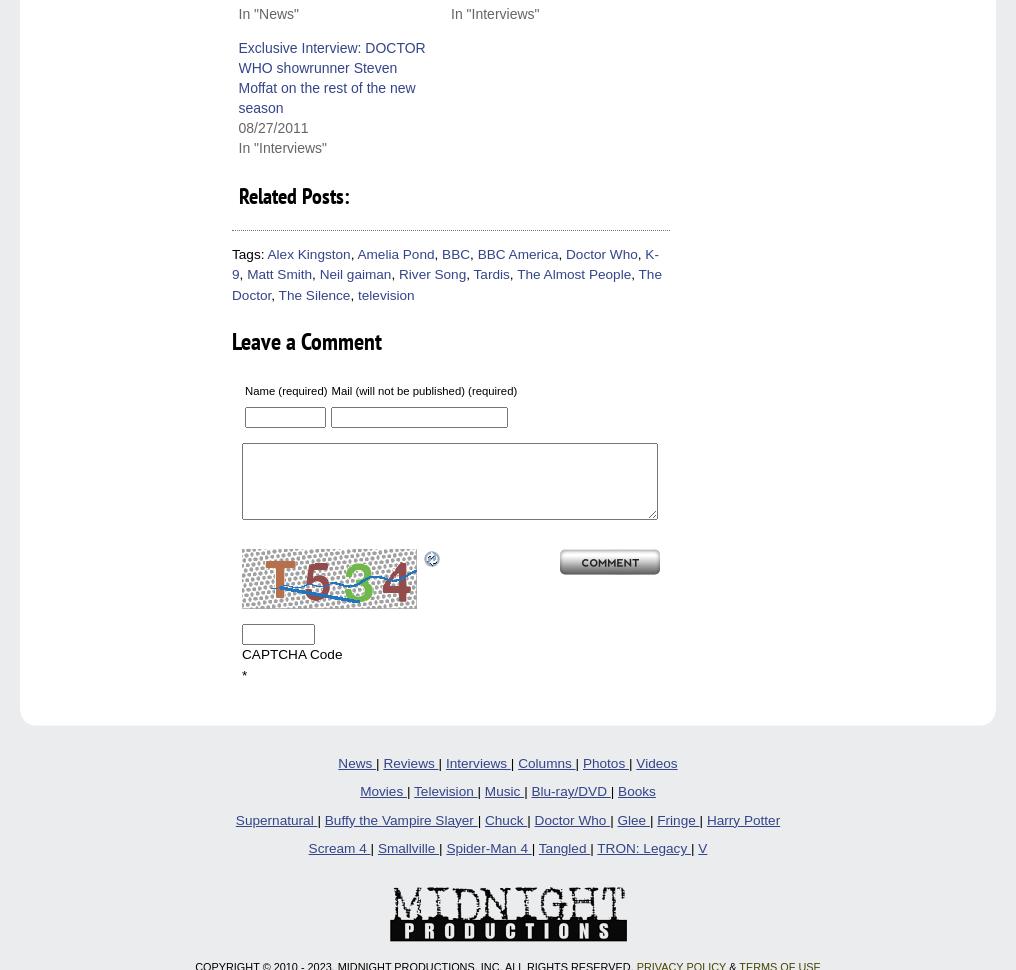 The image size is (1016, 970). Describe the element at coordinates (743, 819) in the screenshot. I see `'Harry Potter'` at that location.